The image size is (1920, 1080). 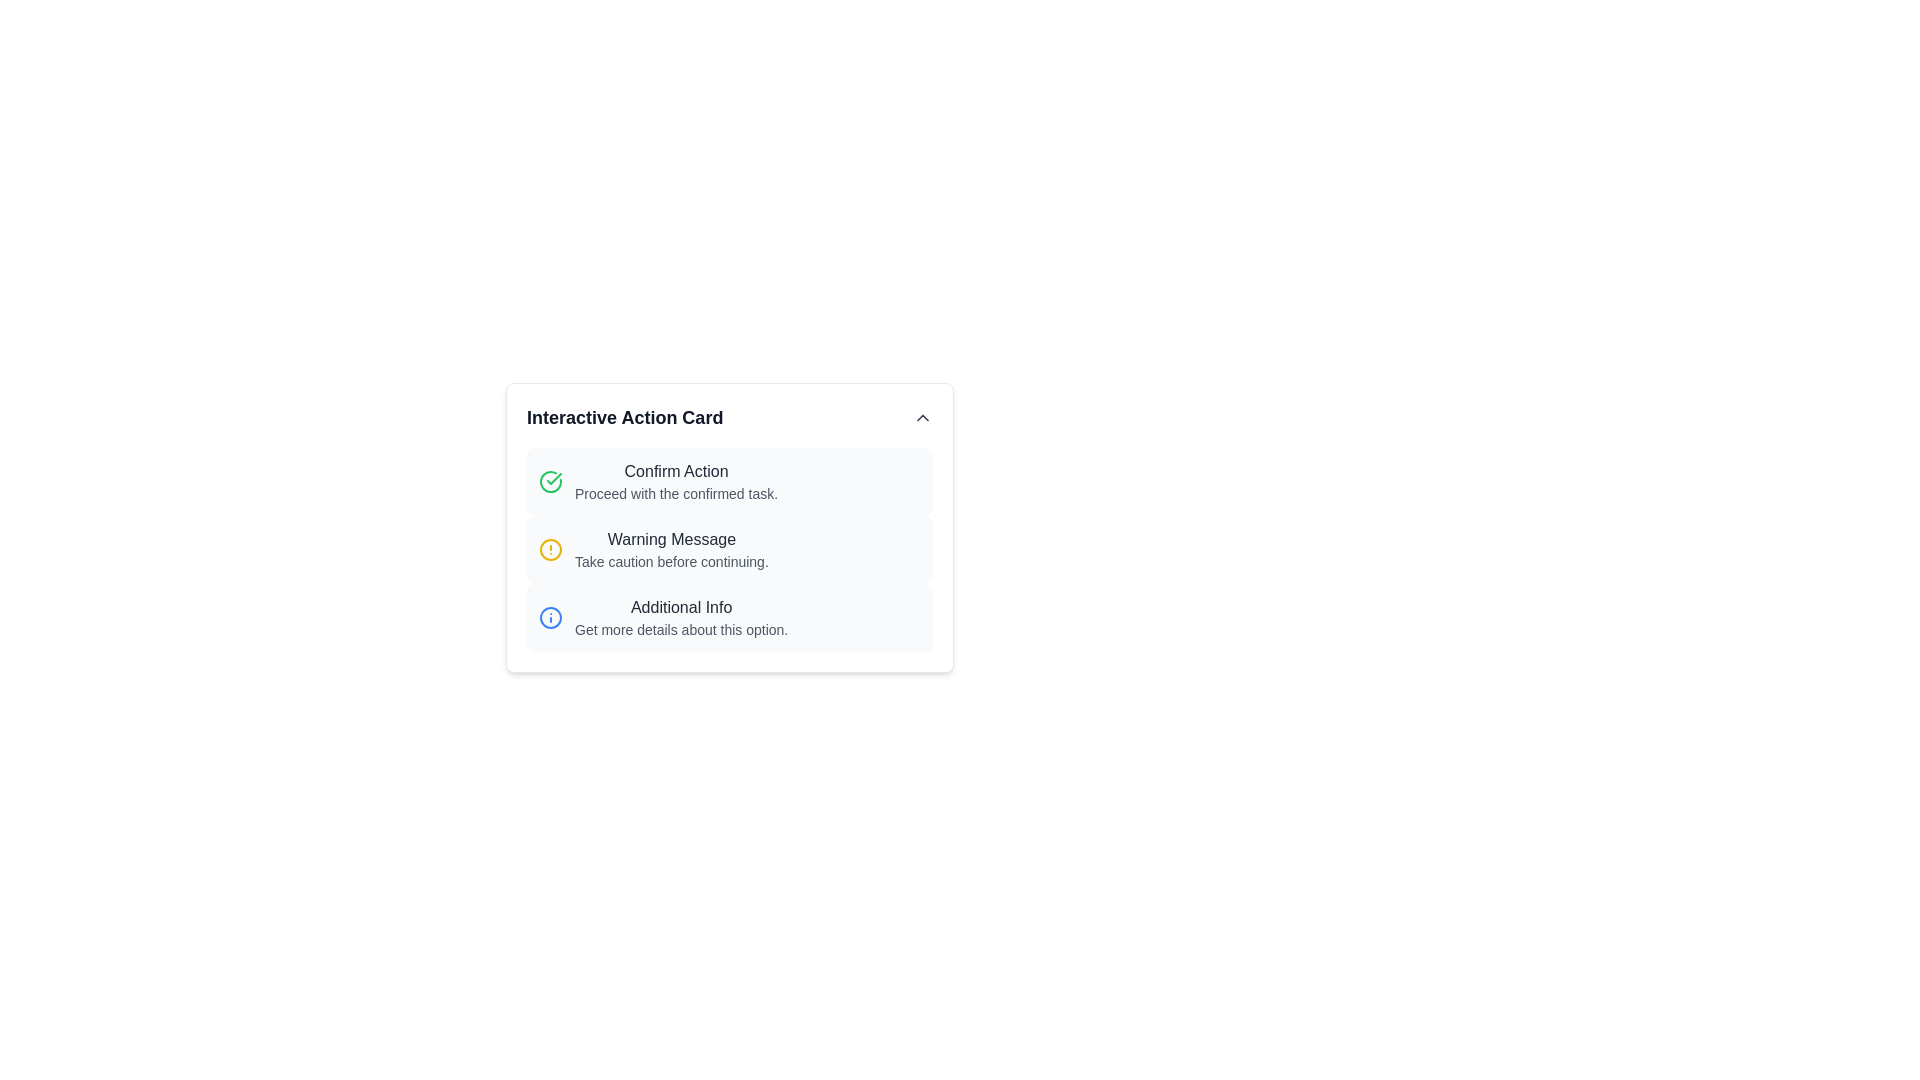 What do you see at coordinates (551, 550) in the screenshot?
I see `the decorative circular graphic within the warning icon, located slightly above the middle of the card next to the 'Warning Message' text` at bounding box center [551, 550].